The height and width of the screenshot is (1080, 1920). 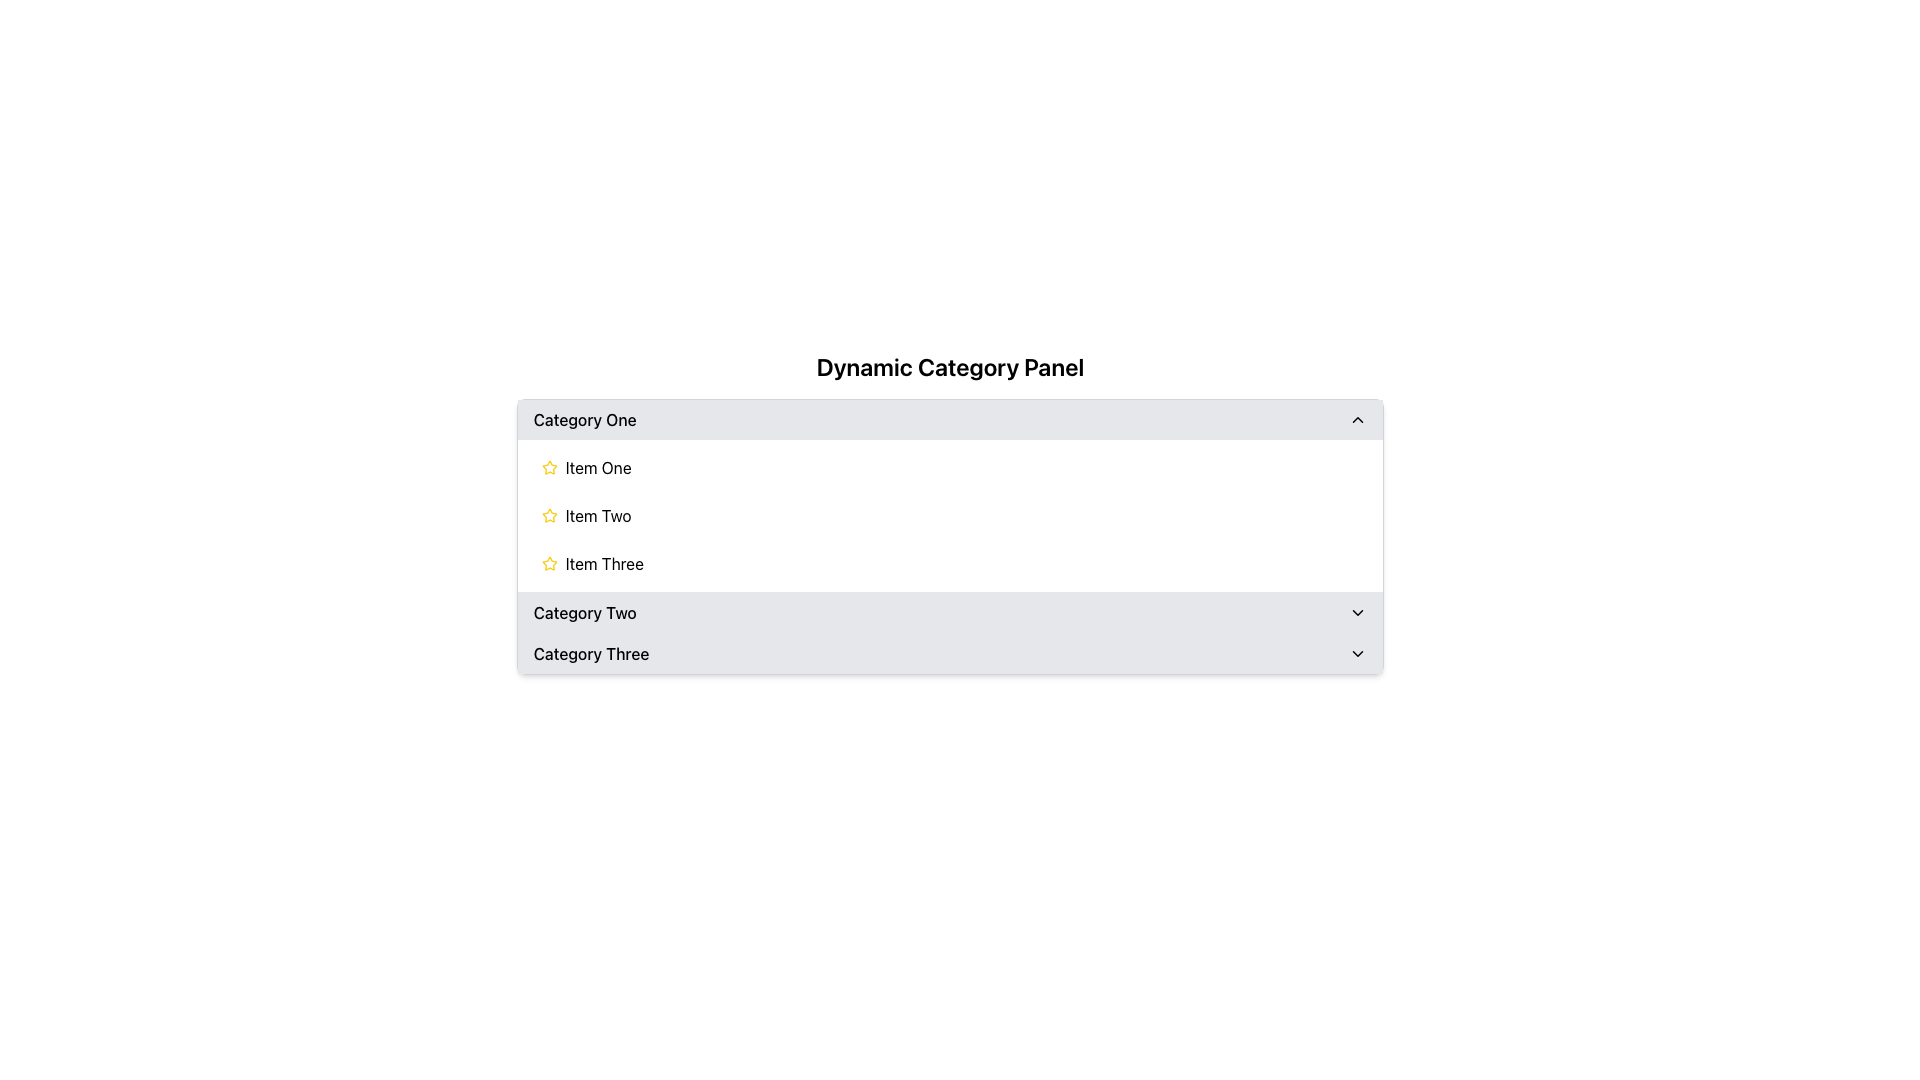 What do you see at coordinates (1358, 419) in the screenshot?
I see `the chevron icon located at the far right end of the 'Category One' section header` at bounding box center [1358, 419].